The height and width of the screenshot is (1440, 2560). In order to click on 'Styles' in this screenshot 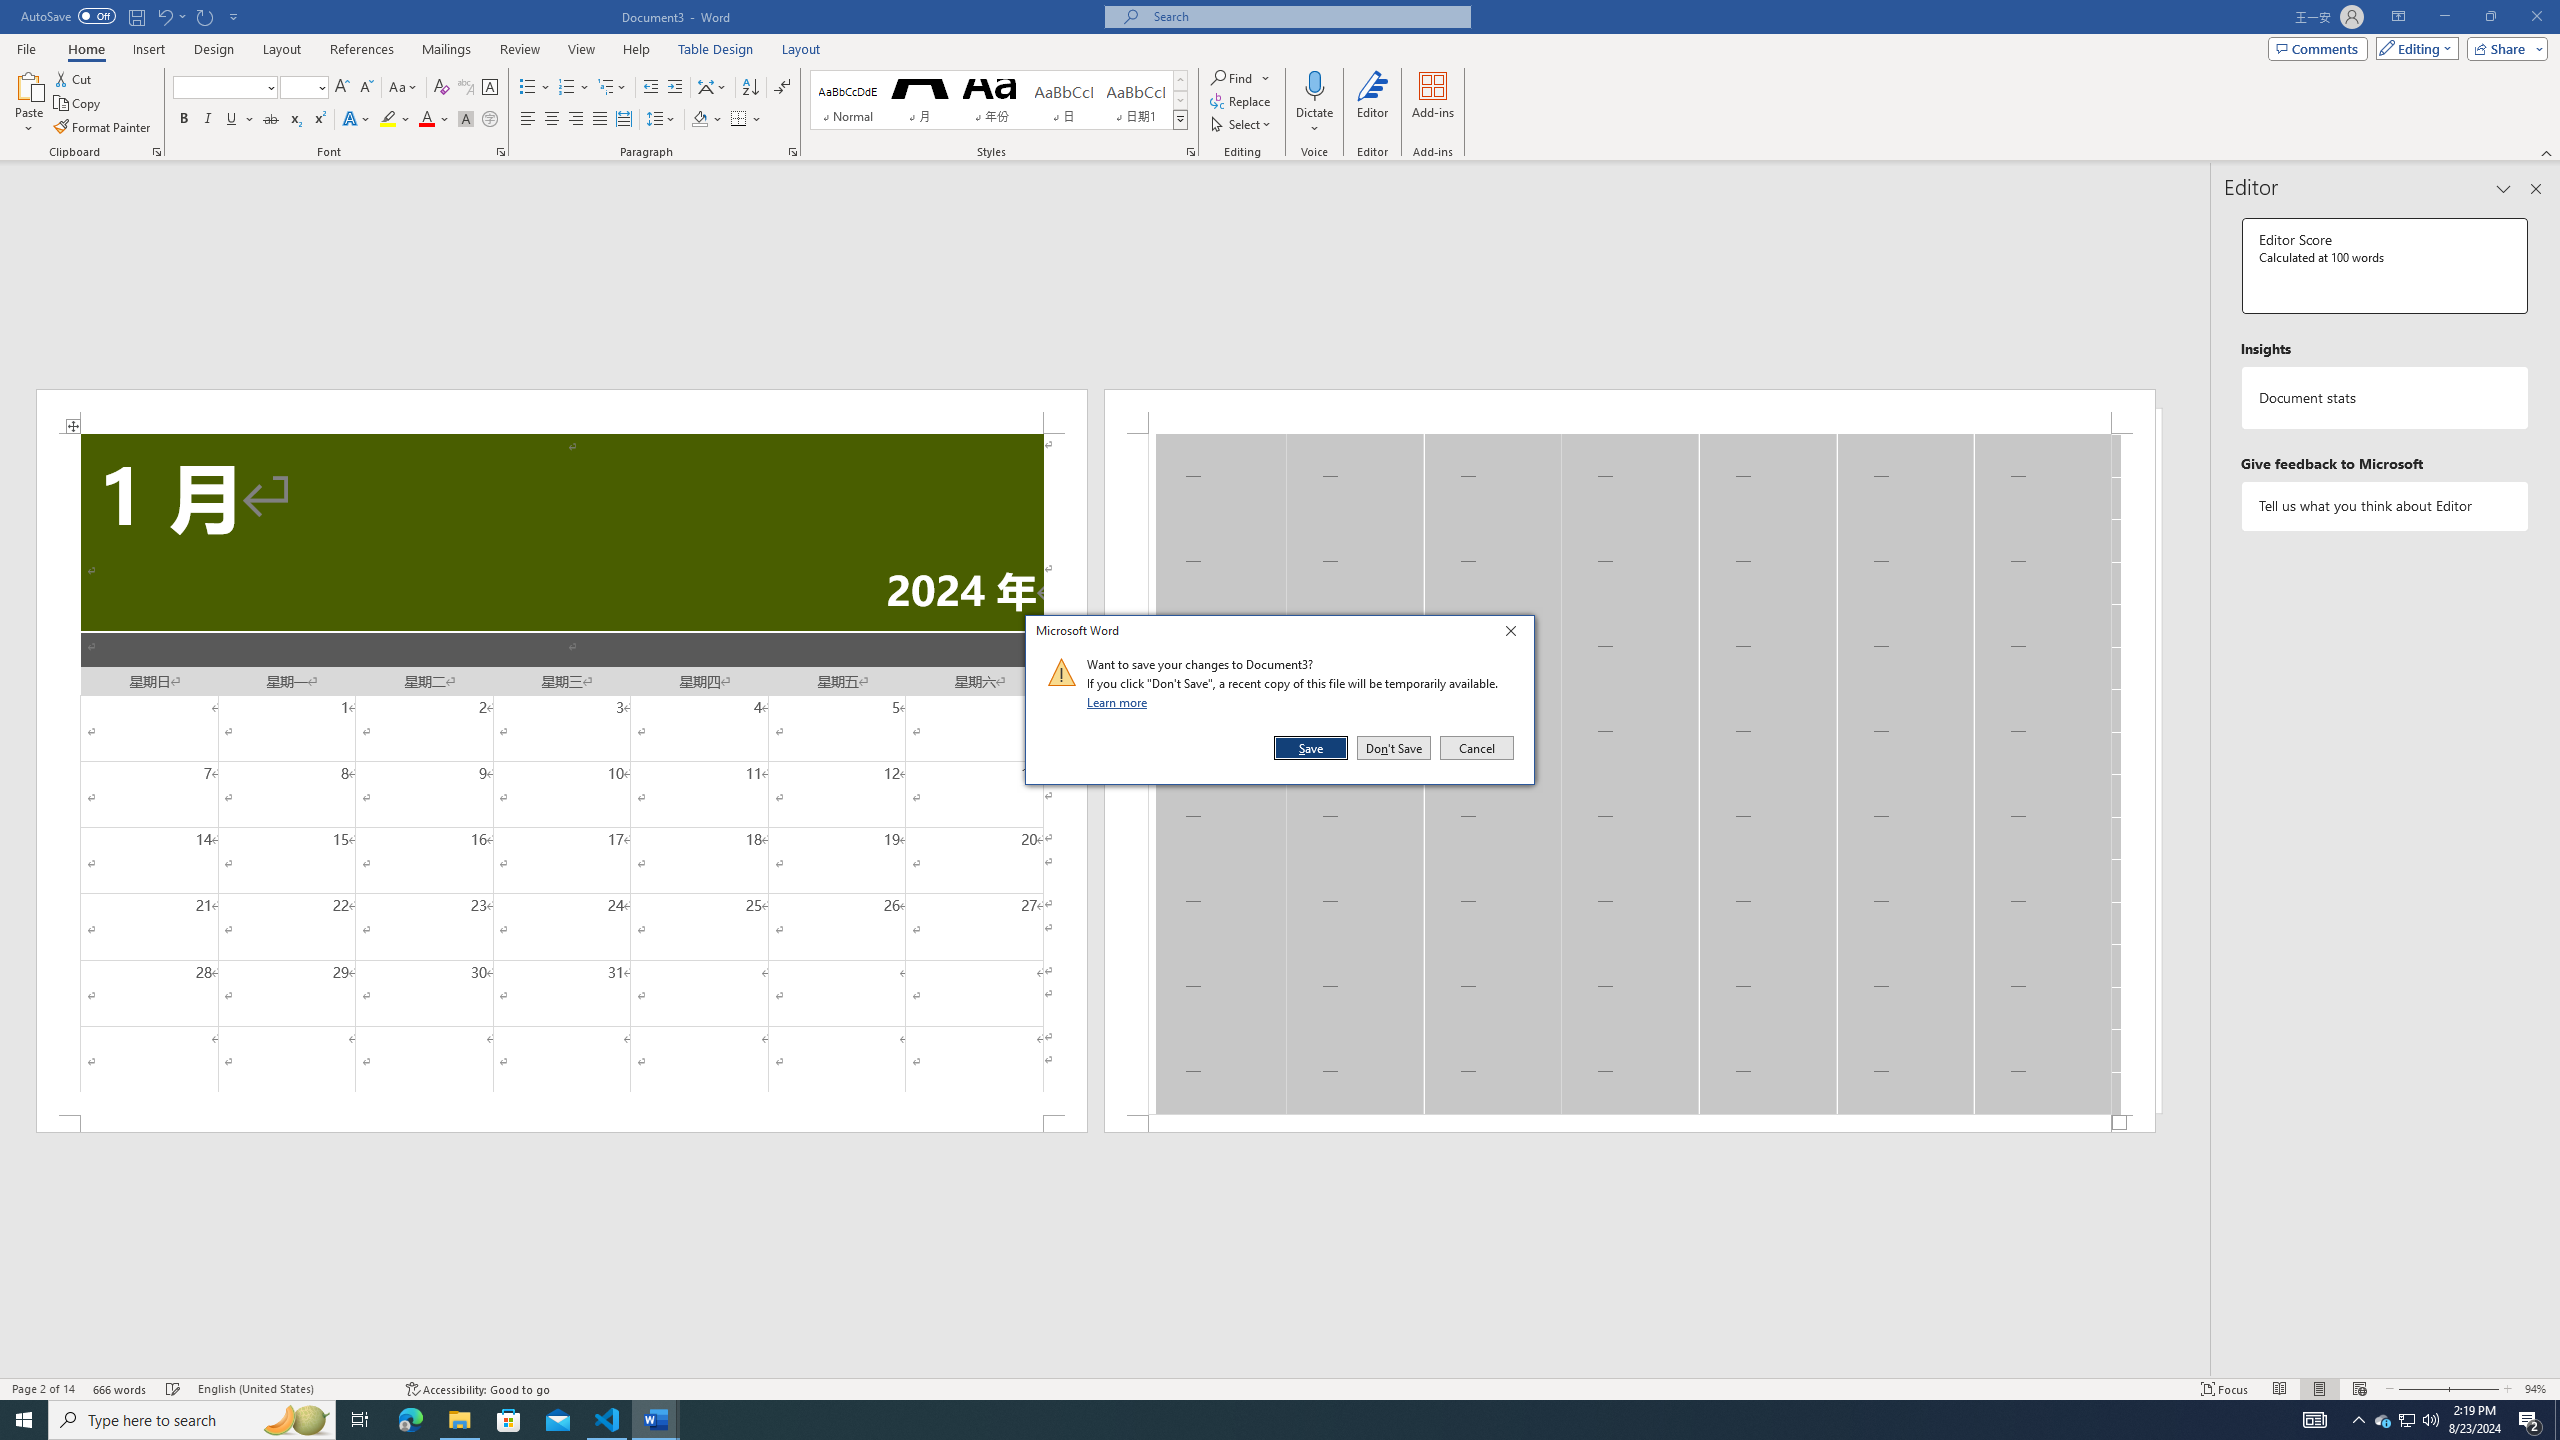, I will do `click(1179, 118)`.